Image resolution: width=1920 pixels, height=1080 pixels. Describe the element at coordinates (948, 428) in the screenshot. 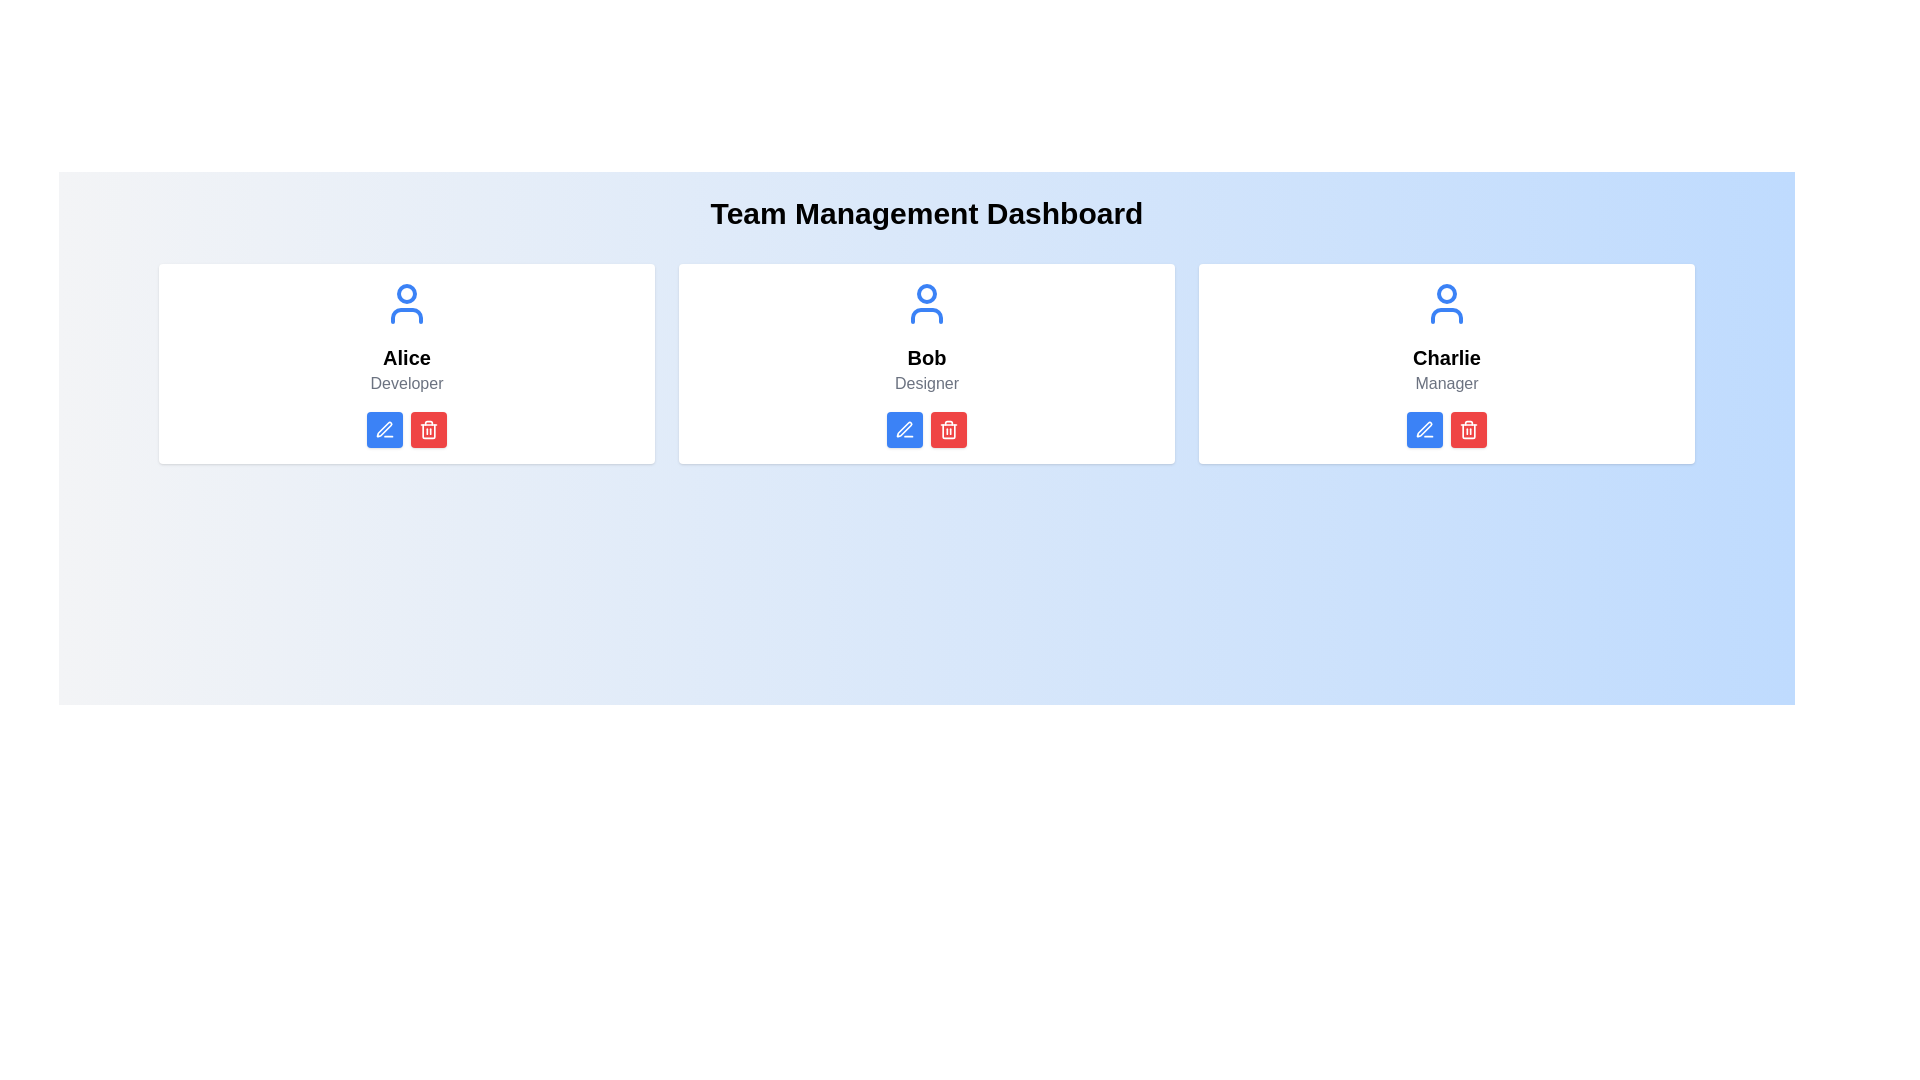

I see `the trash can button with a red background located in the second card under user 'Bob' to initiate a delete action` at that location.